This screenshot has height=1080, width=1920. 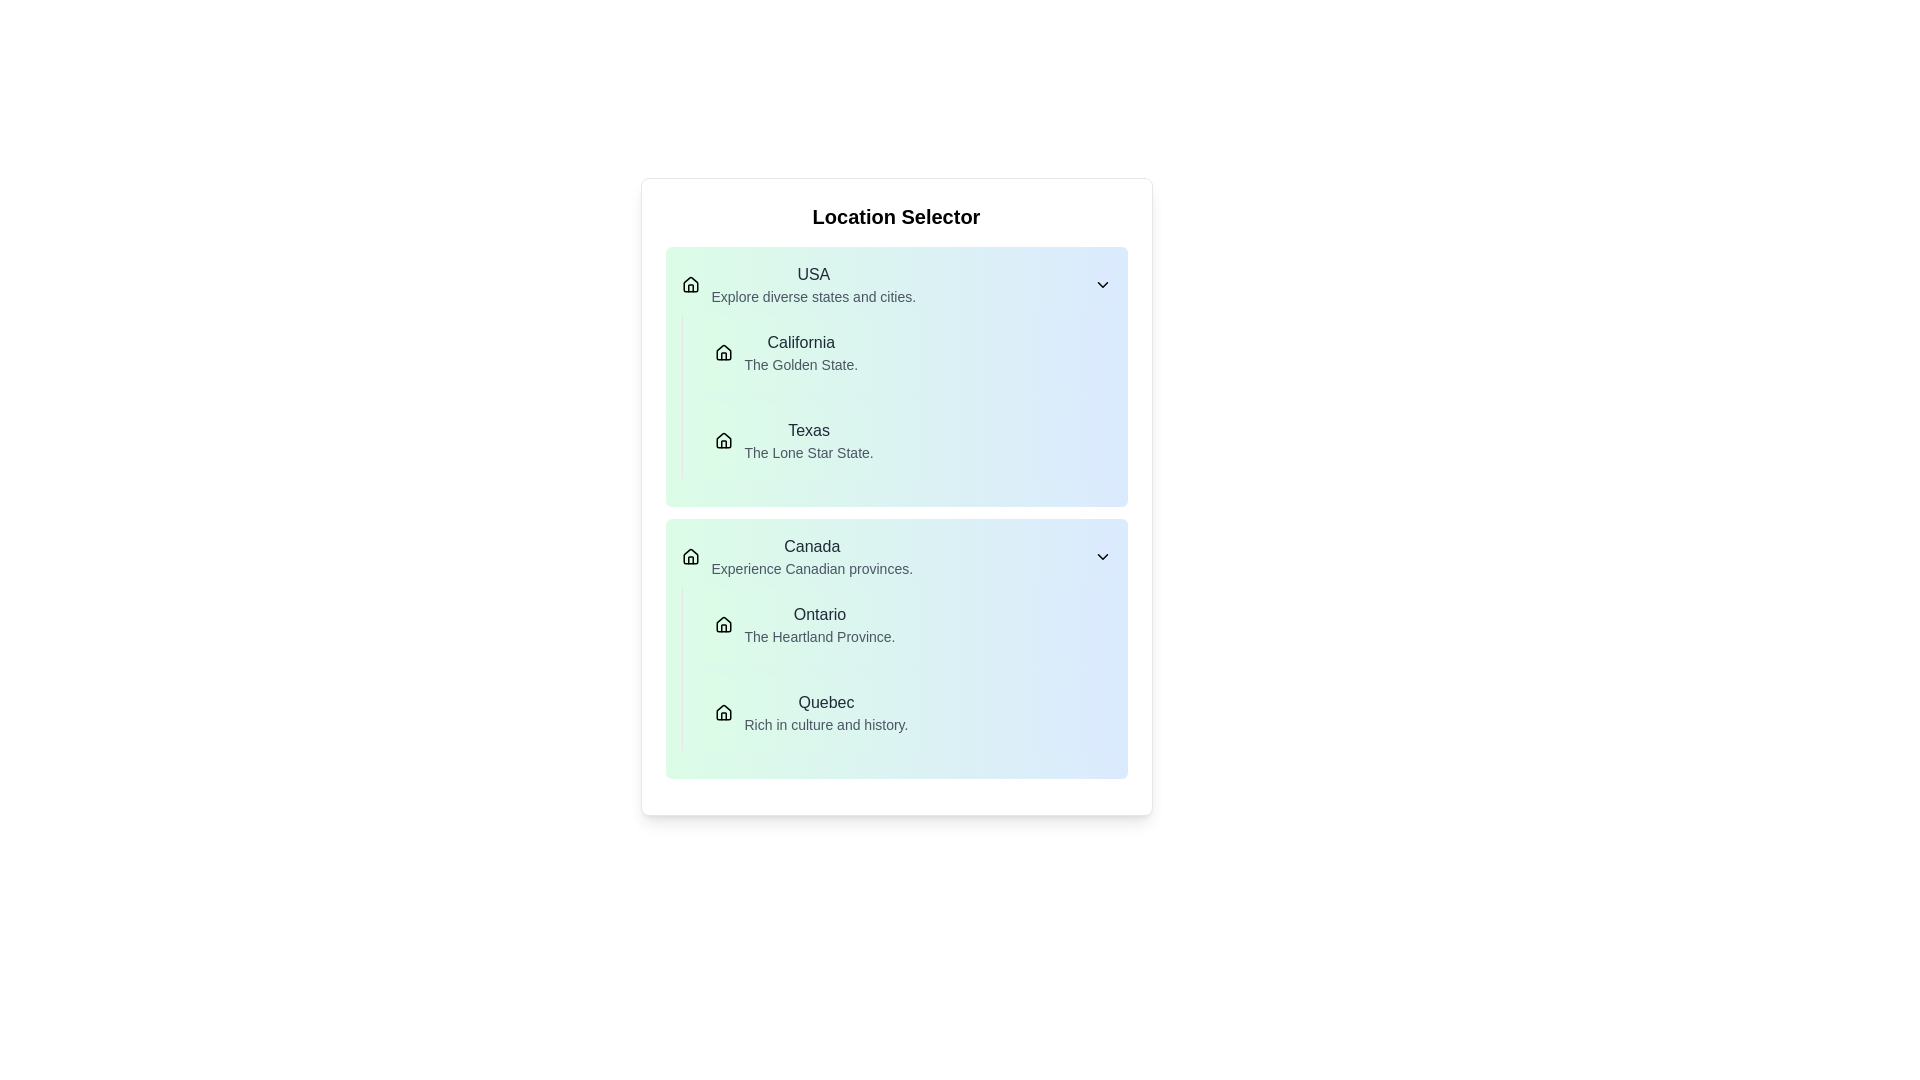 What do you see at coordinates (690, 285) in the screenshot?
I see `the home icon, which is an SVG-based component located to the left of the text 'USA' in the section titled 'Explore diverse states and cities.'` at bounding box center [690, 285].